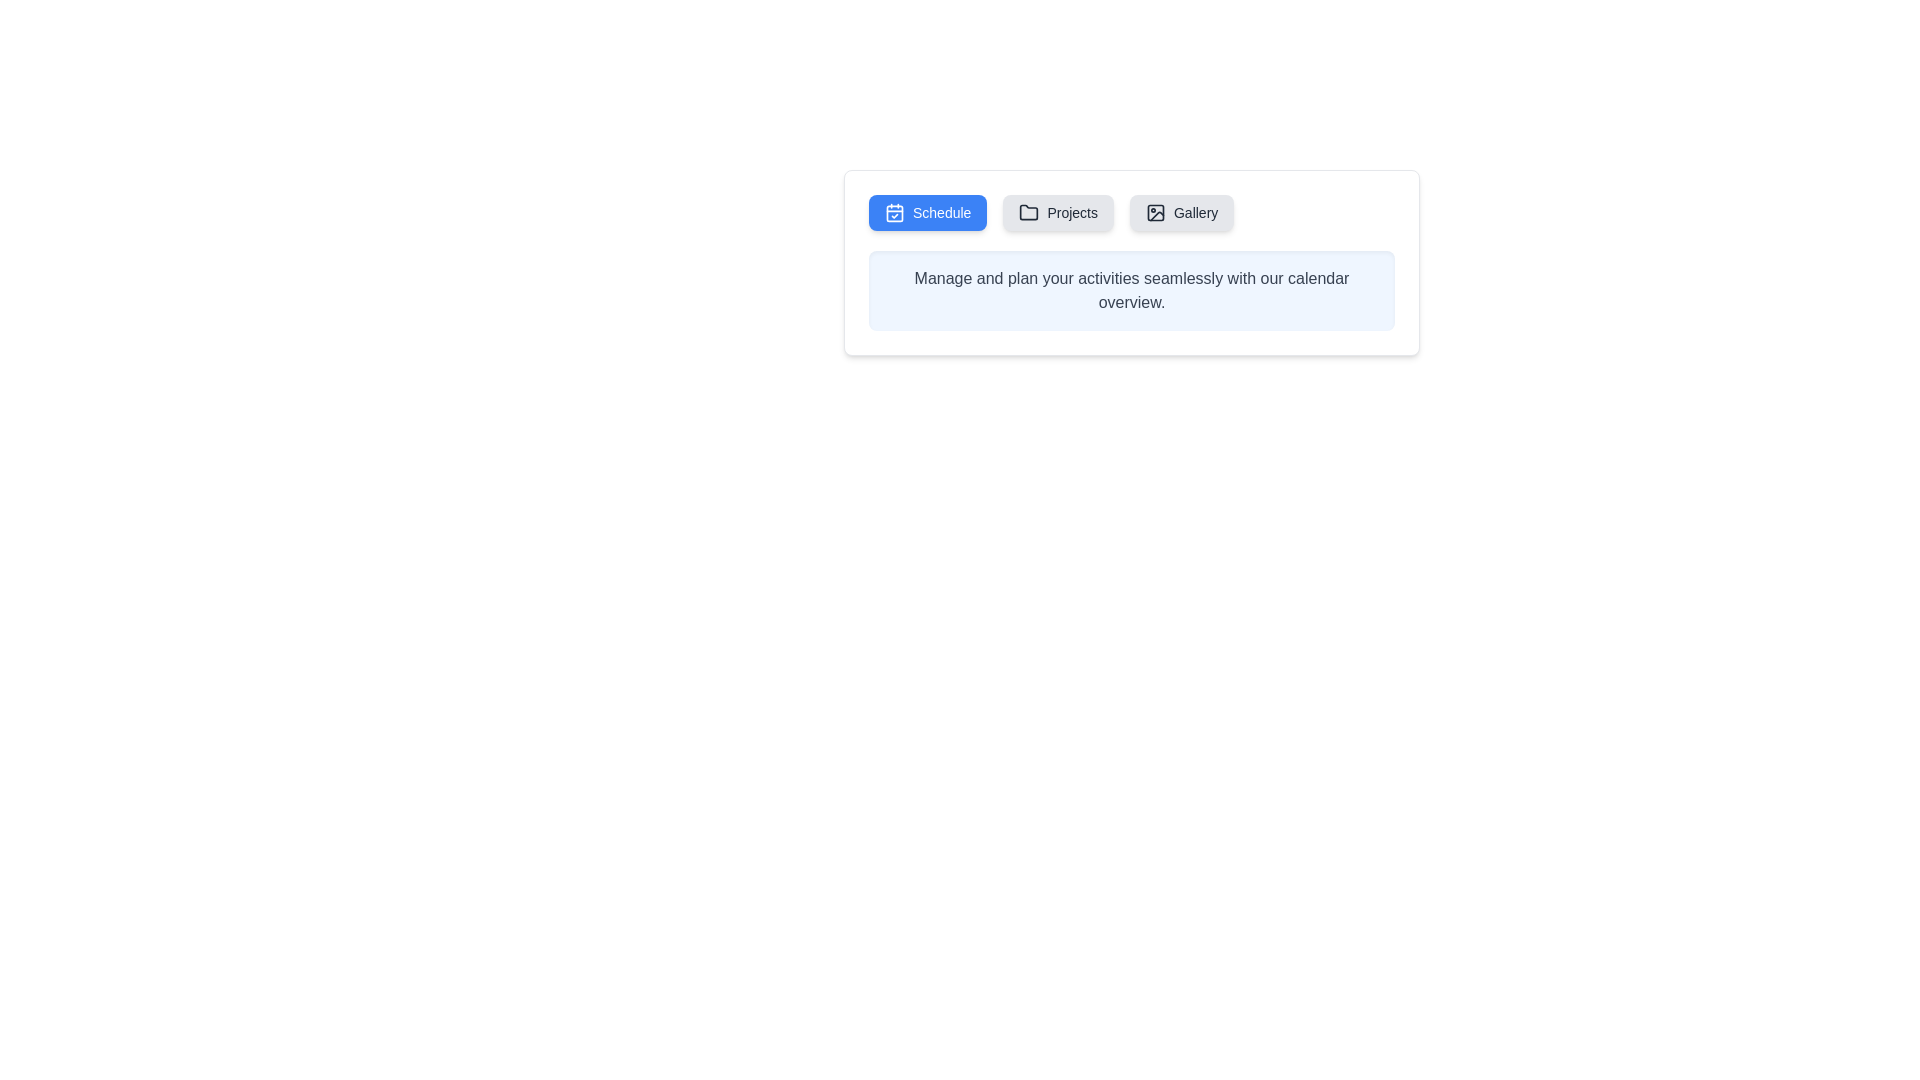 This screenshot has width=1920, height=1080. Describe the element at coordinates (1056, 212) in the screenshot. I see `the Projects tab to observe its hover effect` at that location.